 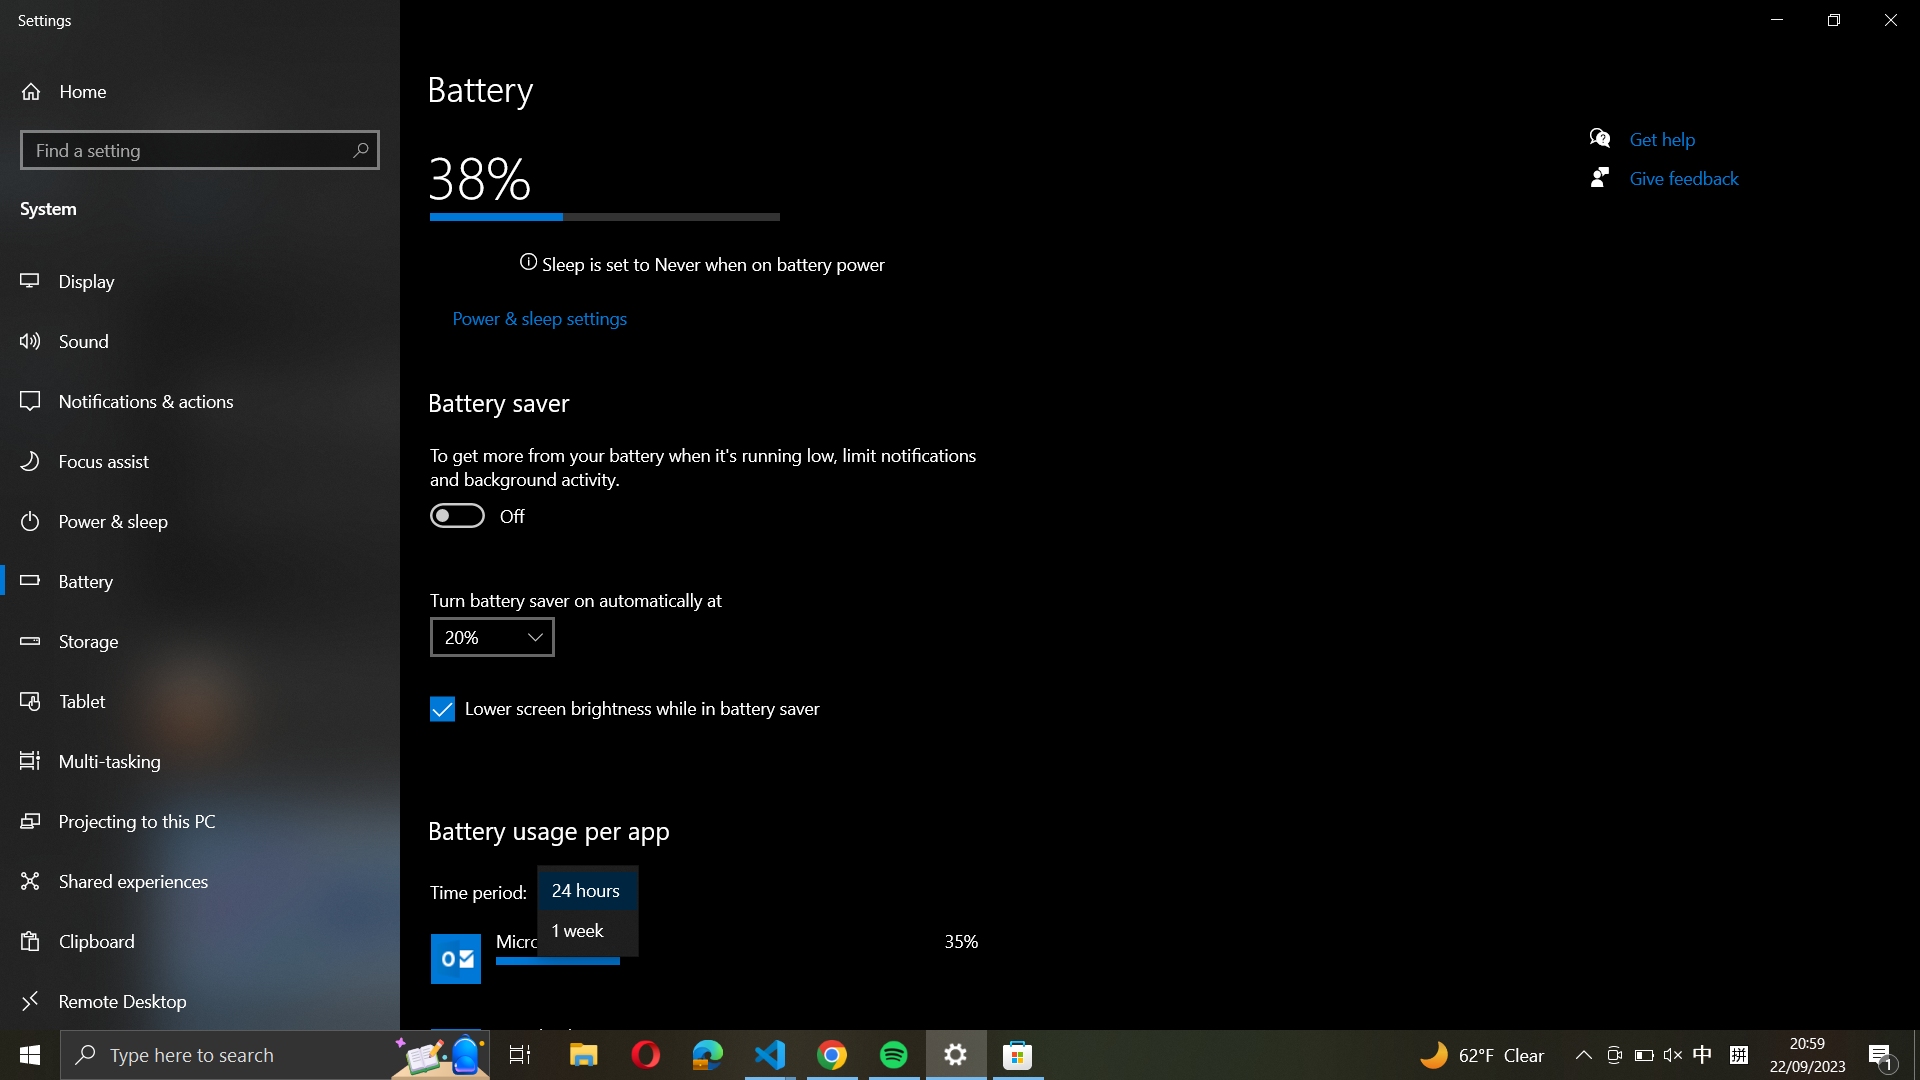 What do you see at coordinates (202, 462) in the screenshot?
I see `the Focus assist settings from the left panel` at bounding box center [202, 462].